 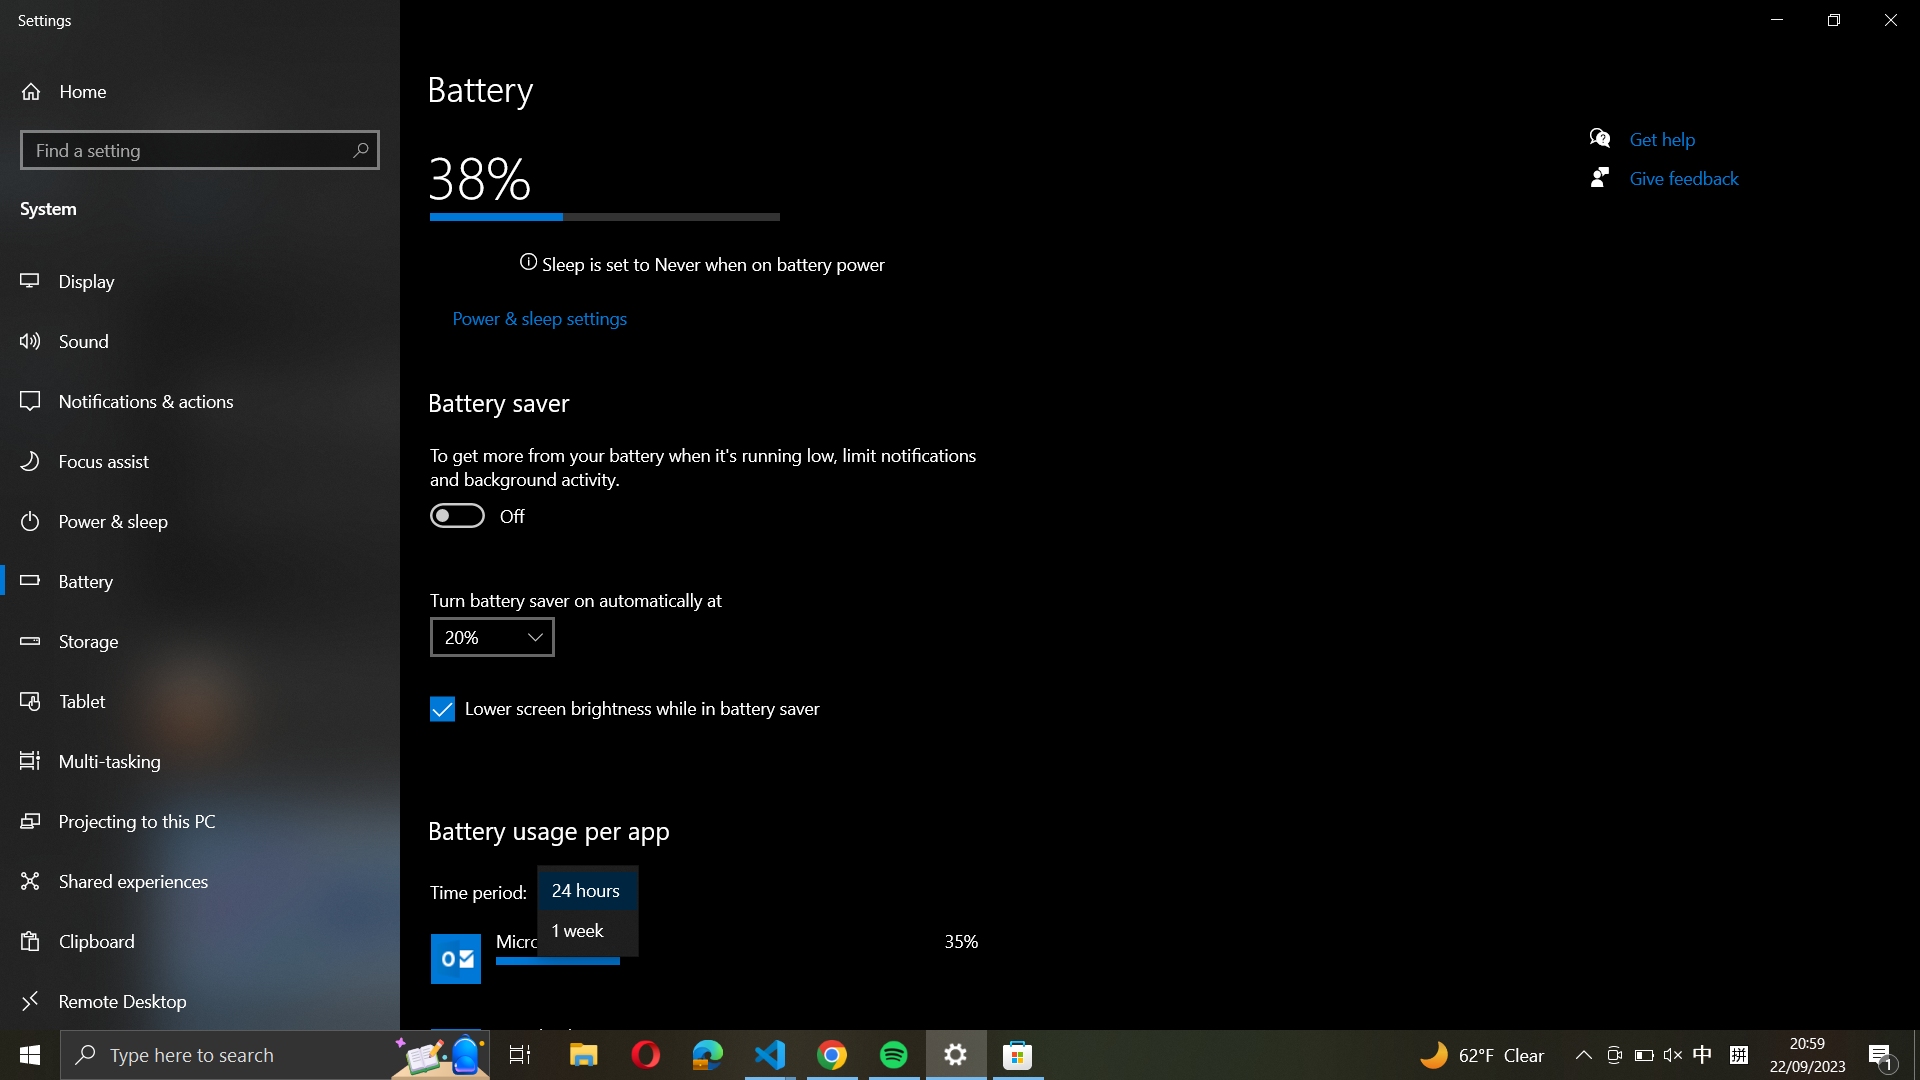 What do you see at coordinates (202, 462) in the screenshot?
I see `the Focus assist settings from the left panel` at bounding box center [202, 462].